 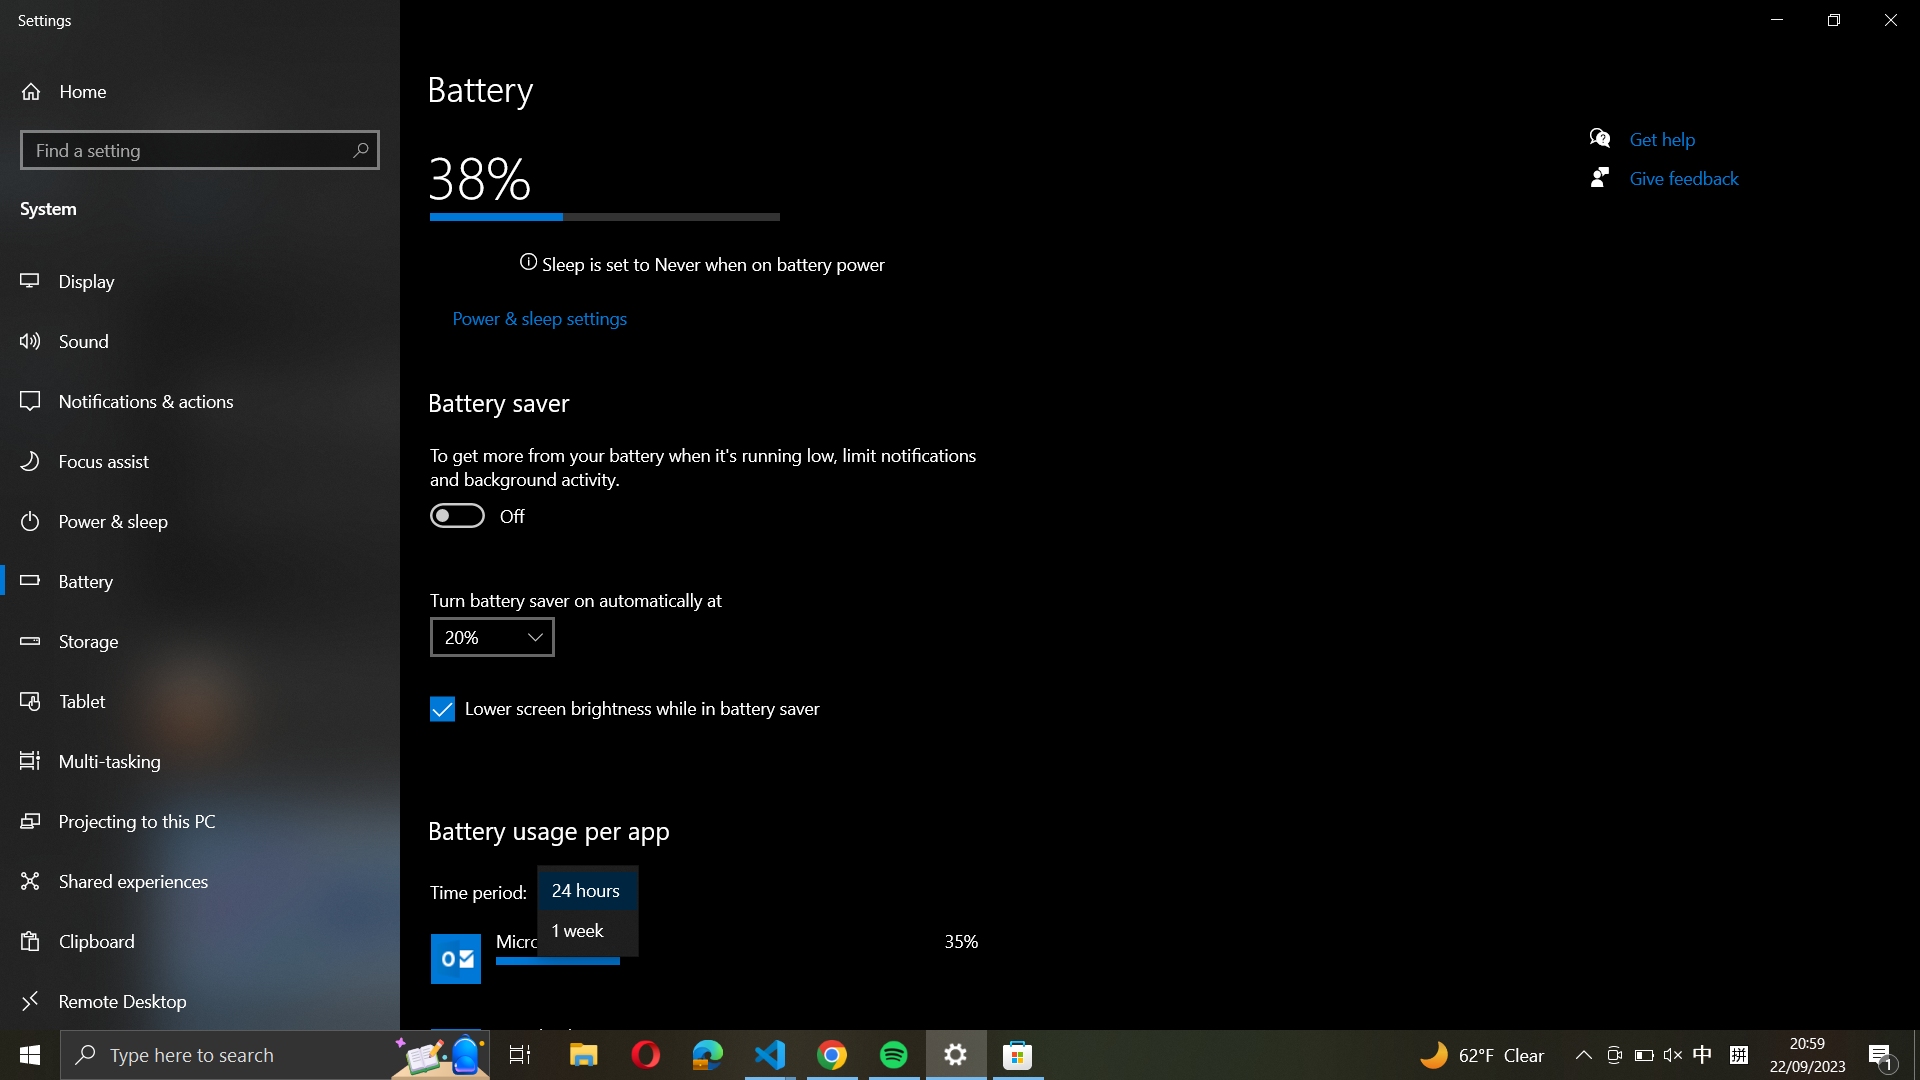 What do you see at coordinates (202, 462) in the screenshot?
I see `the Focus assist settings from the left panel` at bounding box center [202, 462].